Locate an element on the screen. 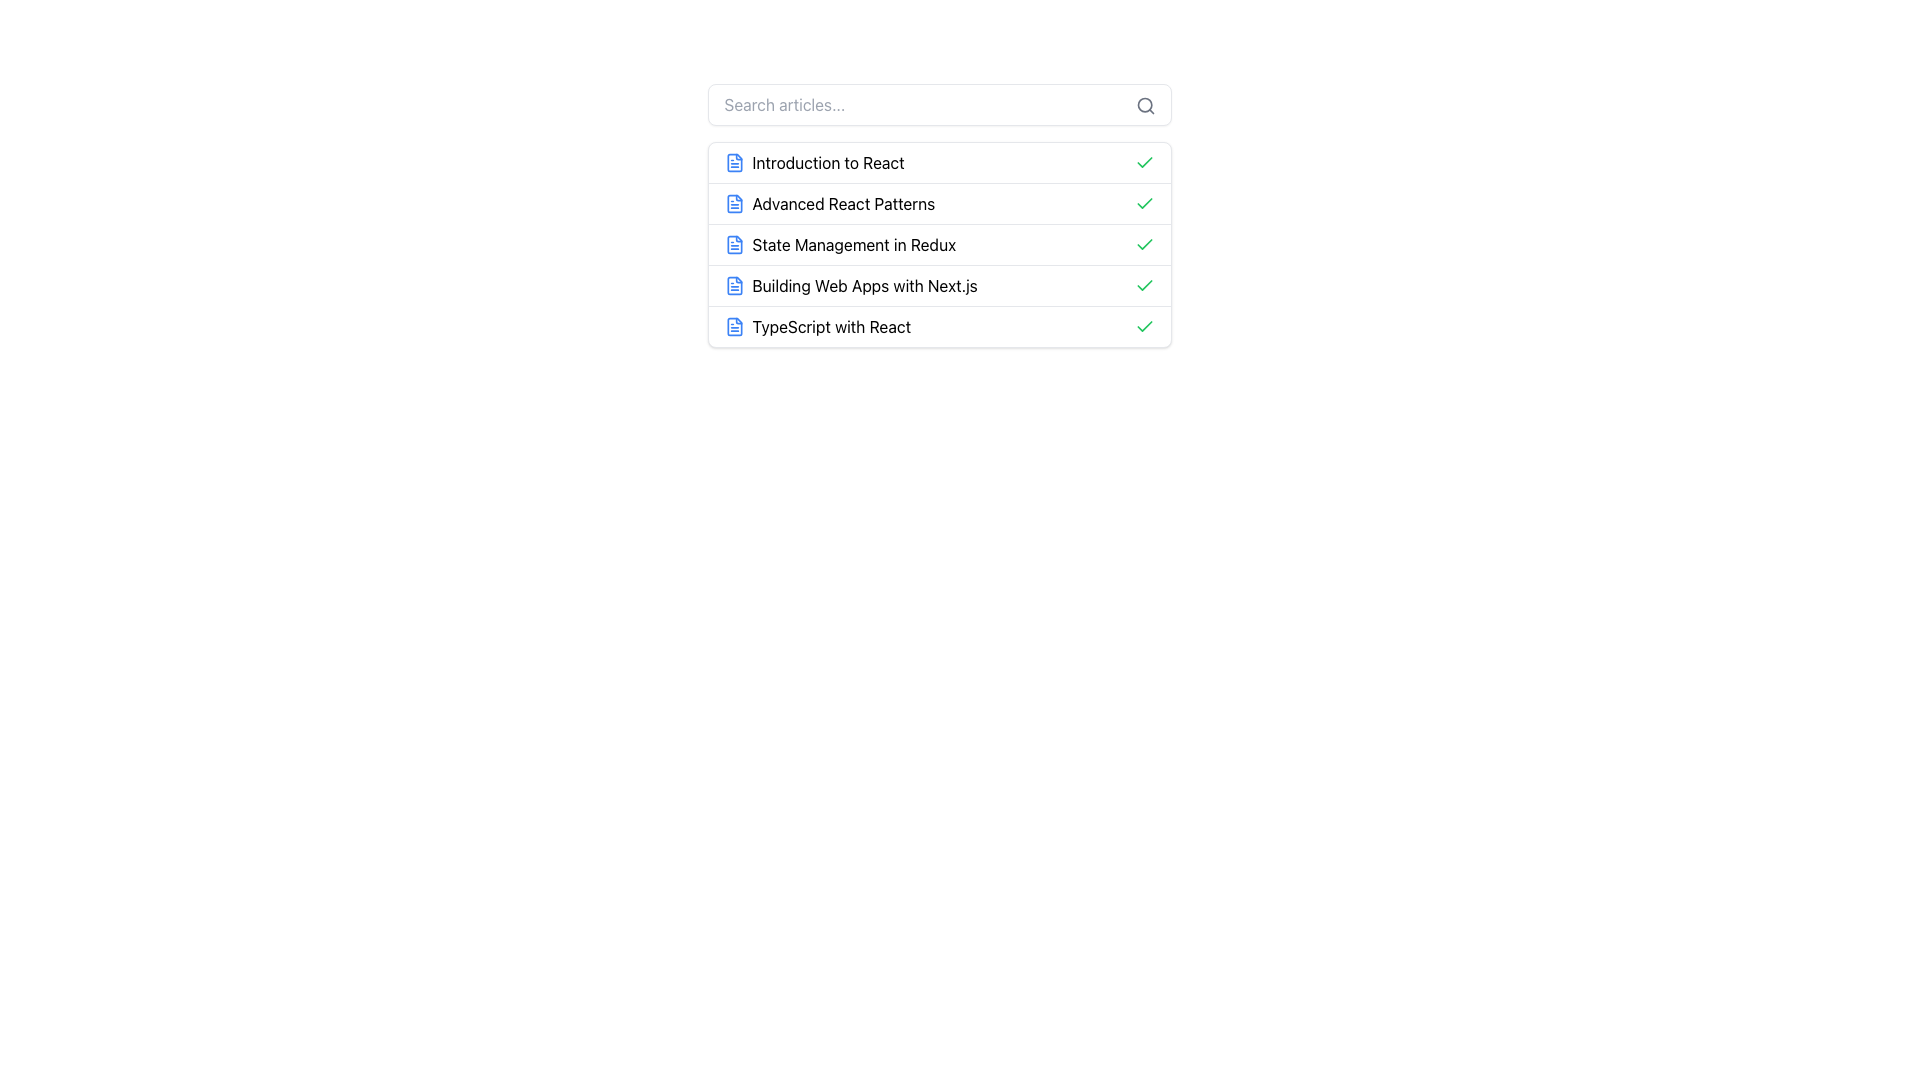 This screenshot has width=1920, height=1080. the state of the green checkmark icon located at the far right of the list item labeled 'TypeScript with React' is located at coordinates (1144, 326).